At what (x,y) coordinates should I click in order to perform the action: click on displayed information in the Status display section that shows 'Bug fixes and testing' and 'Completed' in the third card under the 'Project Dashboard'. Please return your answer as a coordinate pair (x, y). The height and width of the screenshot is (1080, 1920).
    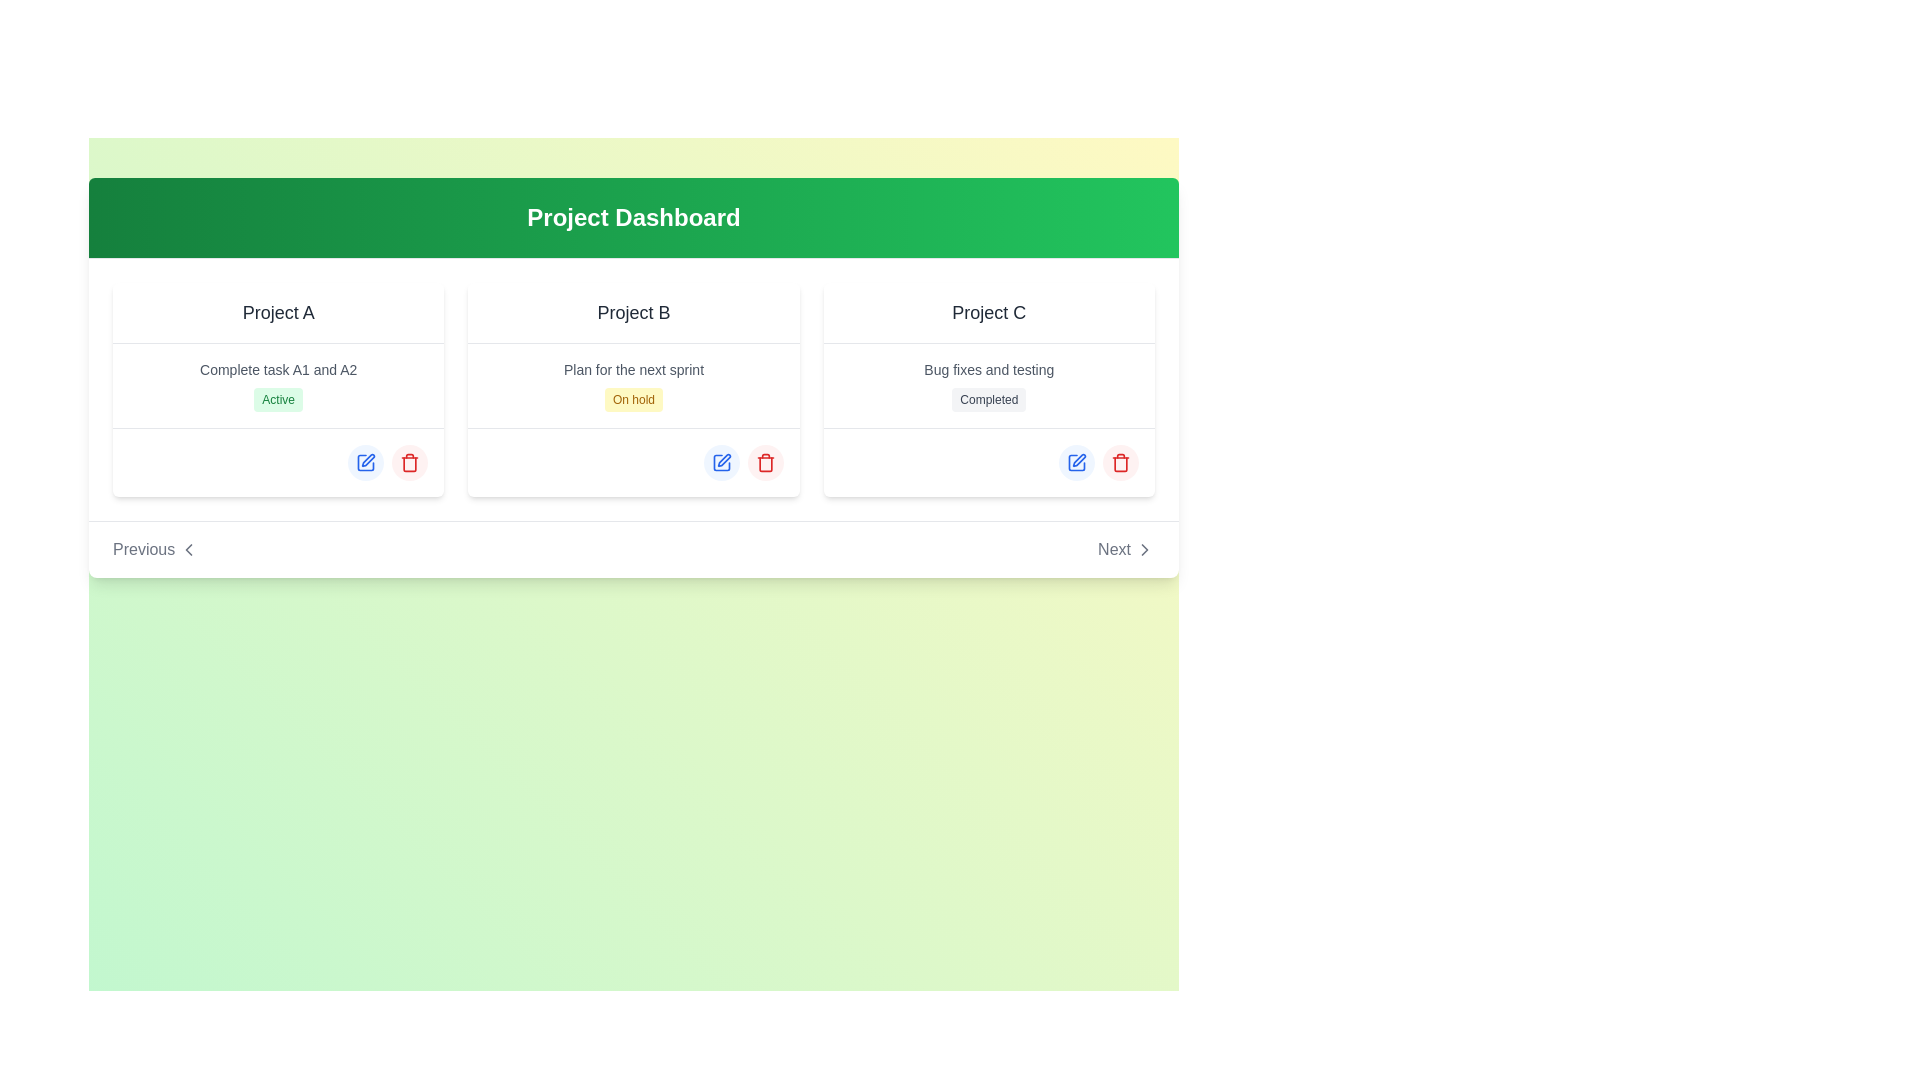
    Looking at the image, I should click on (989, 385).